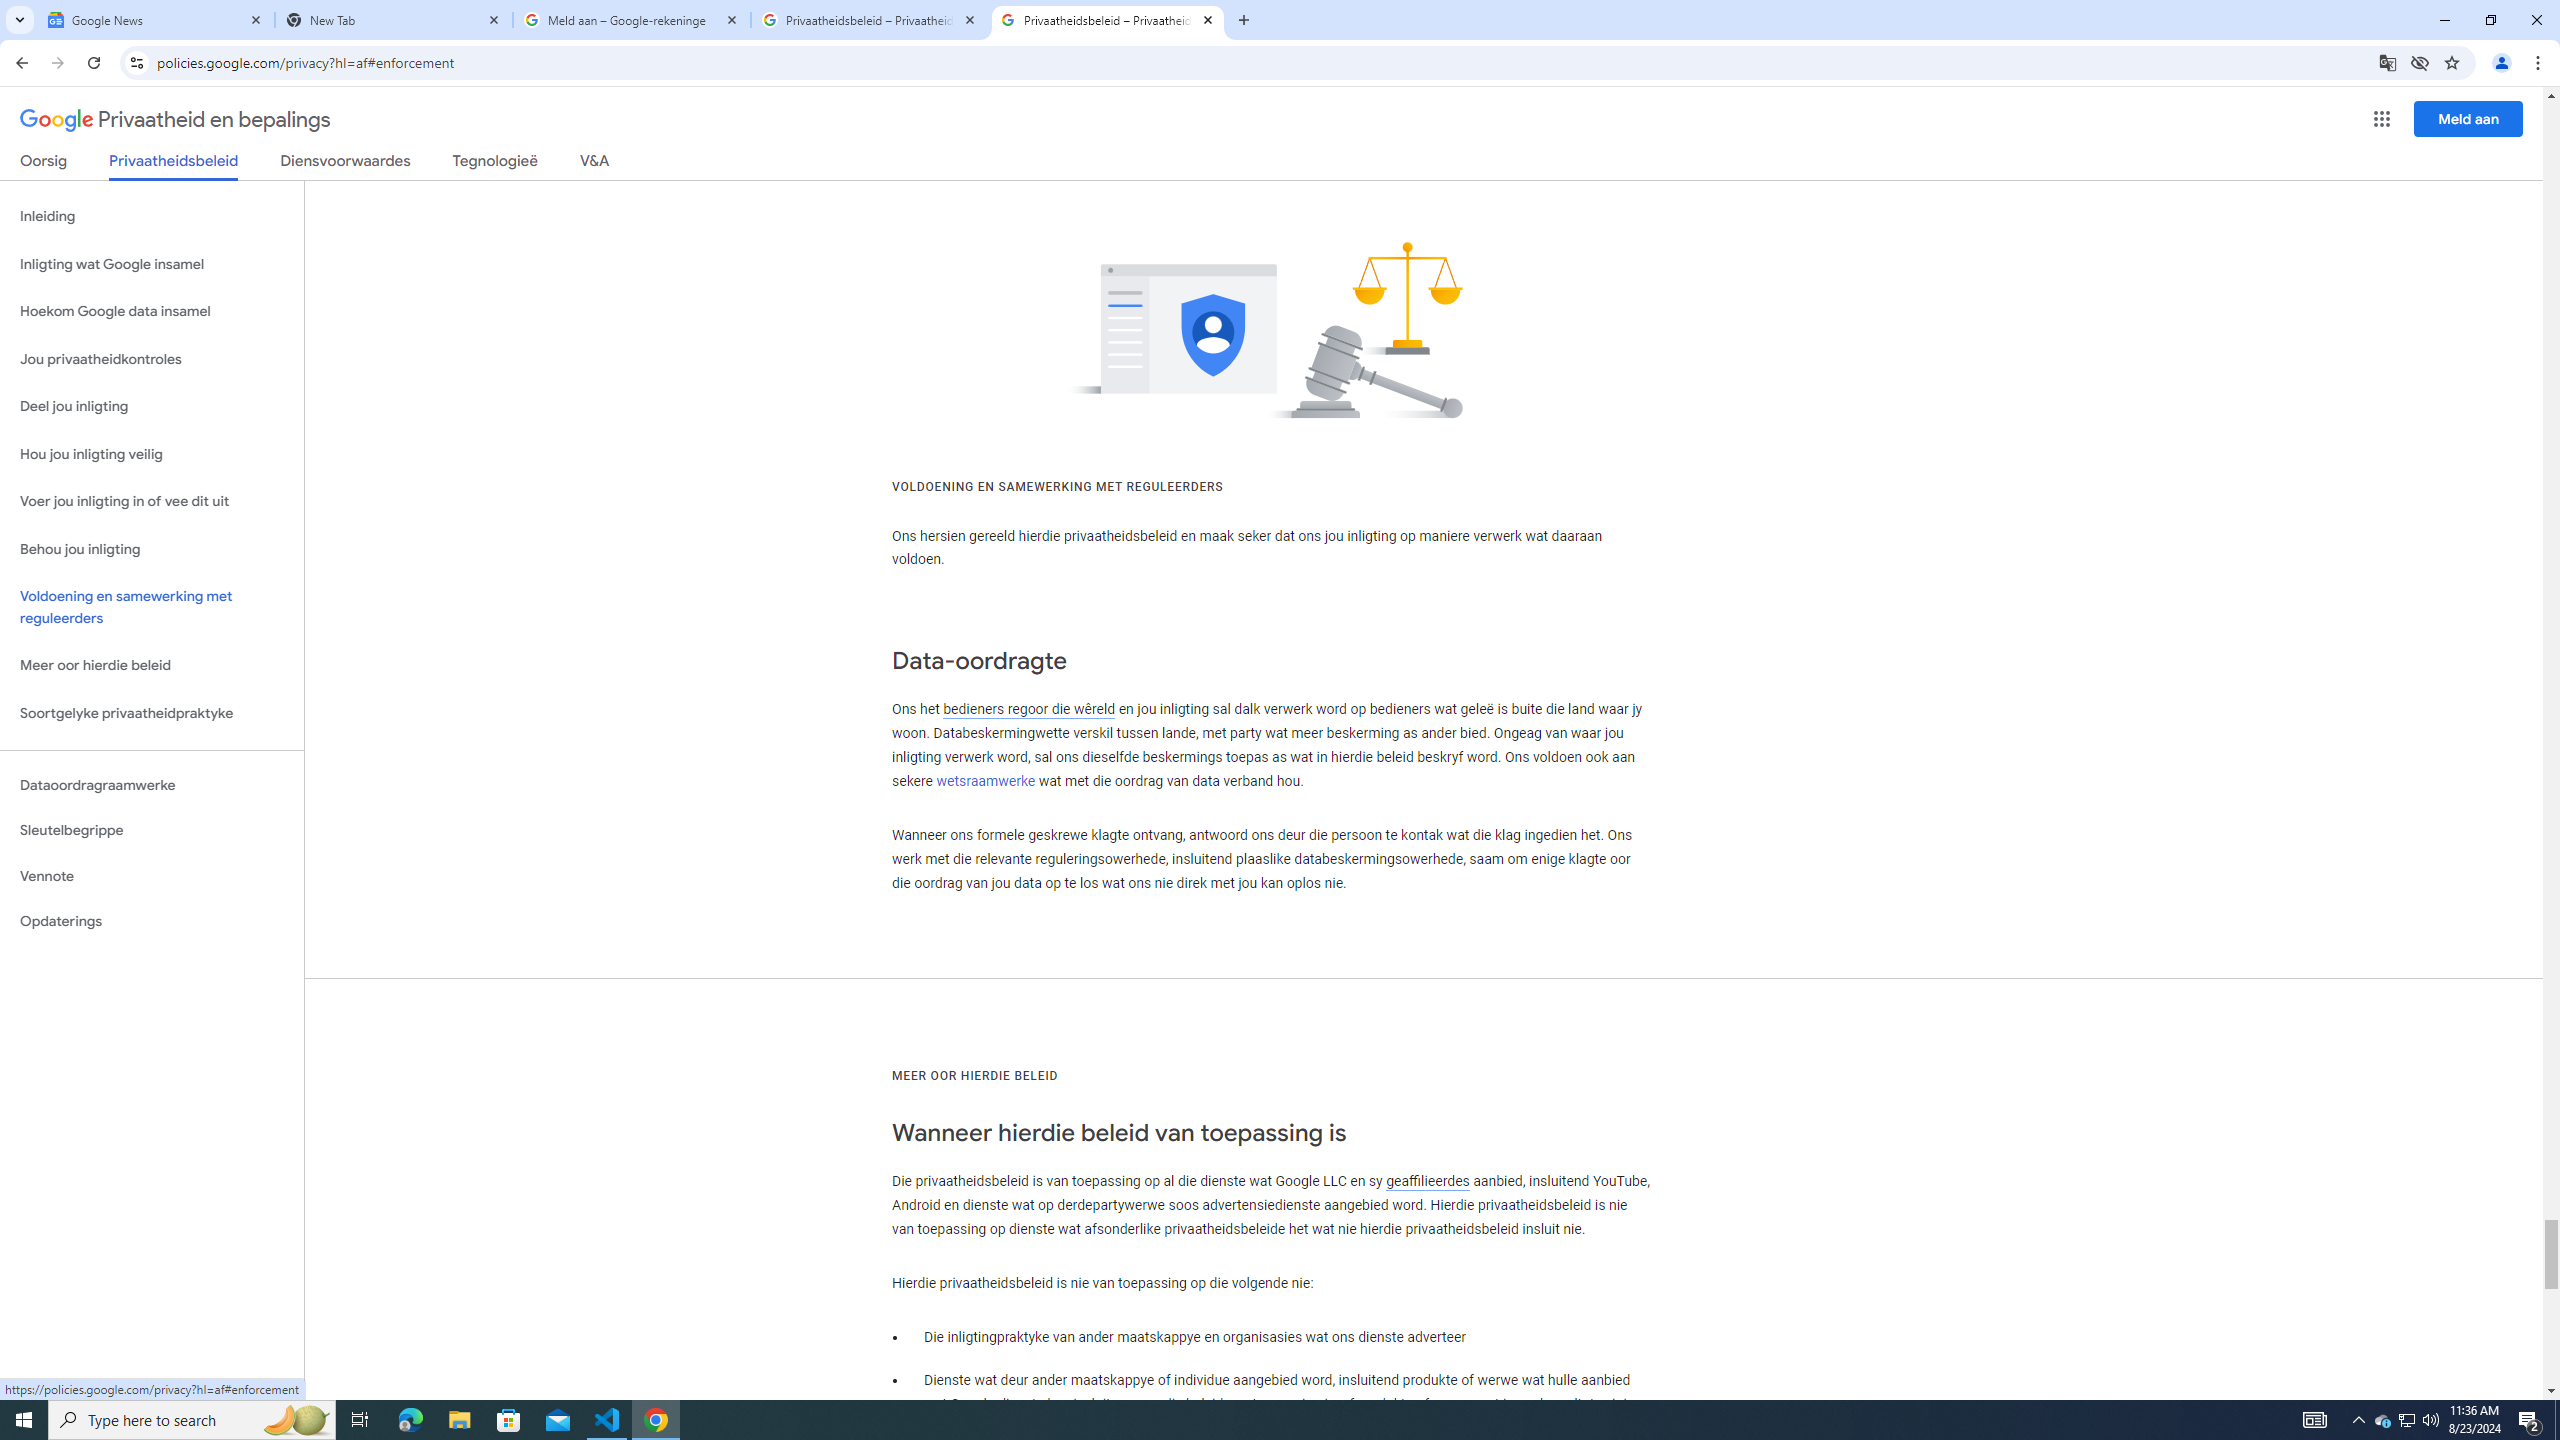 This screenshot has width=2560, height=1440. What do you see at coordinates (151, 264) in the screenshot?
I see `'Inligting wat Google insamel'` at bounding box center [151, 264].